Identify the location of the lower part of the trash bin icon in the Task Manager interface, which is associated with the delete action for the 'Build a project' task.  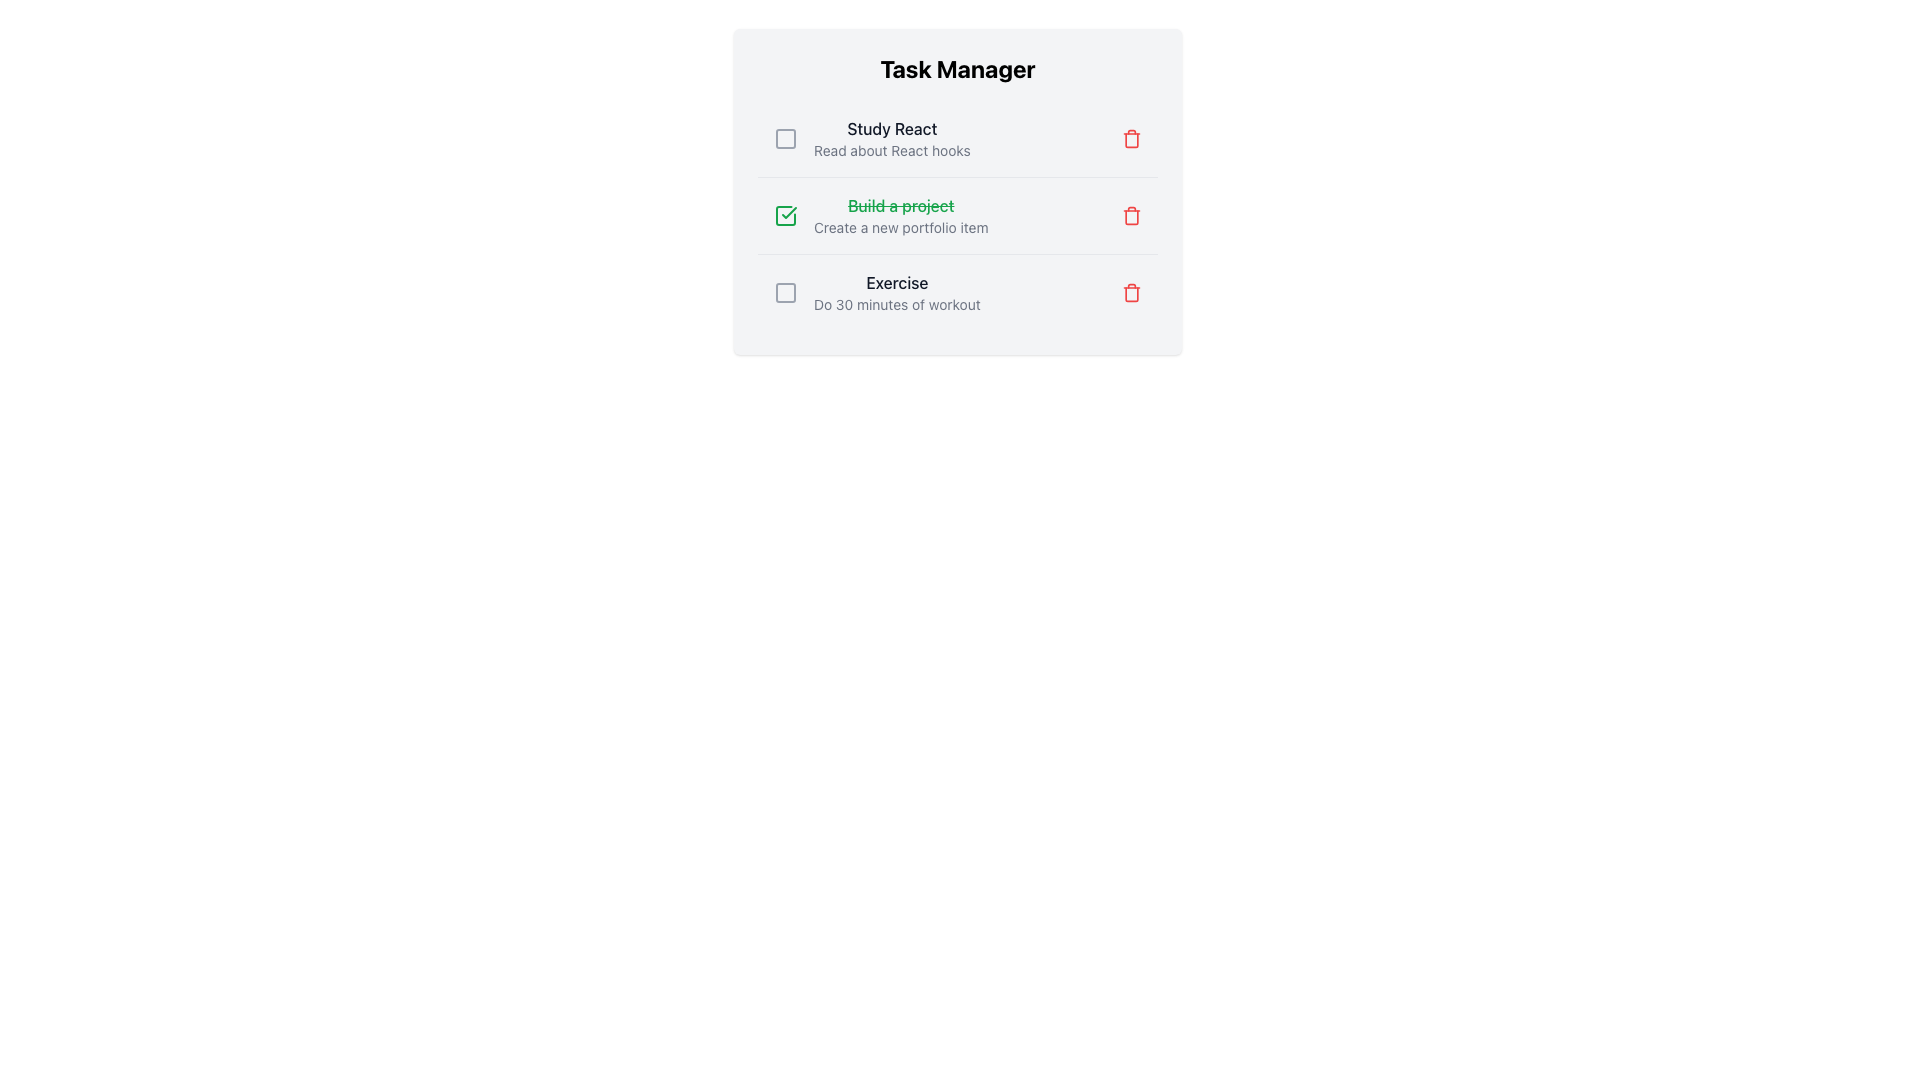
(1132, 216).